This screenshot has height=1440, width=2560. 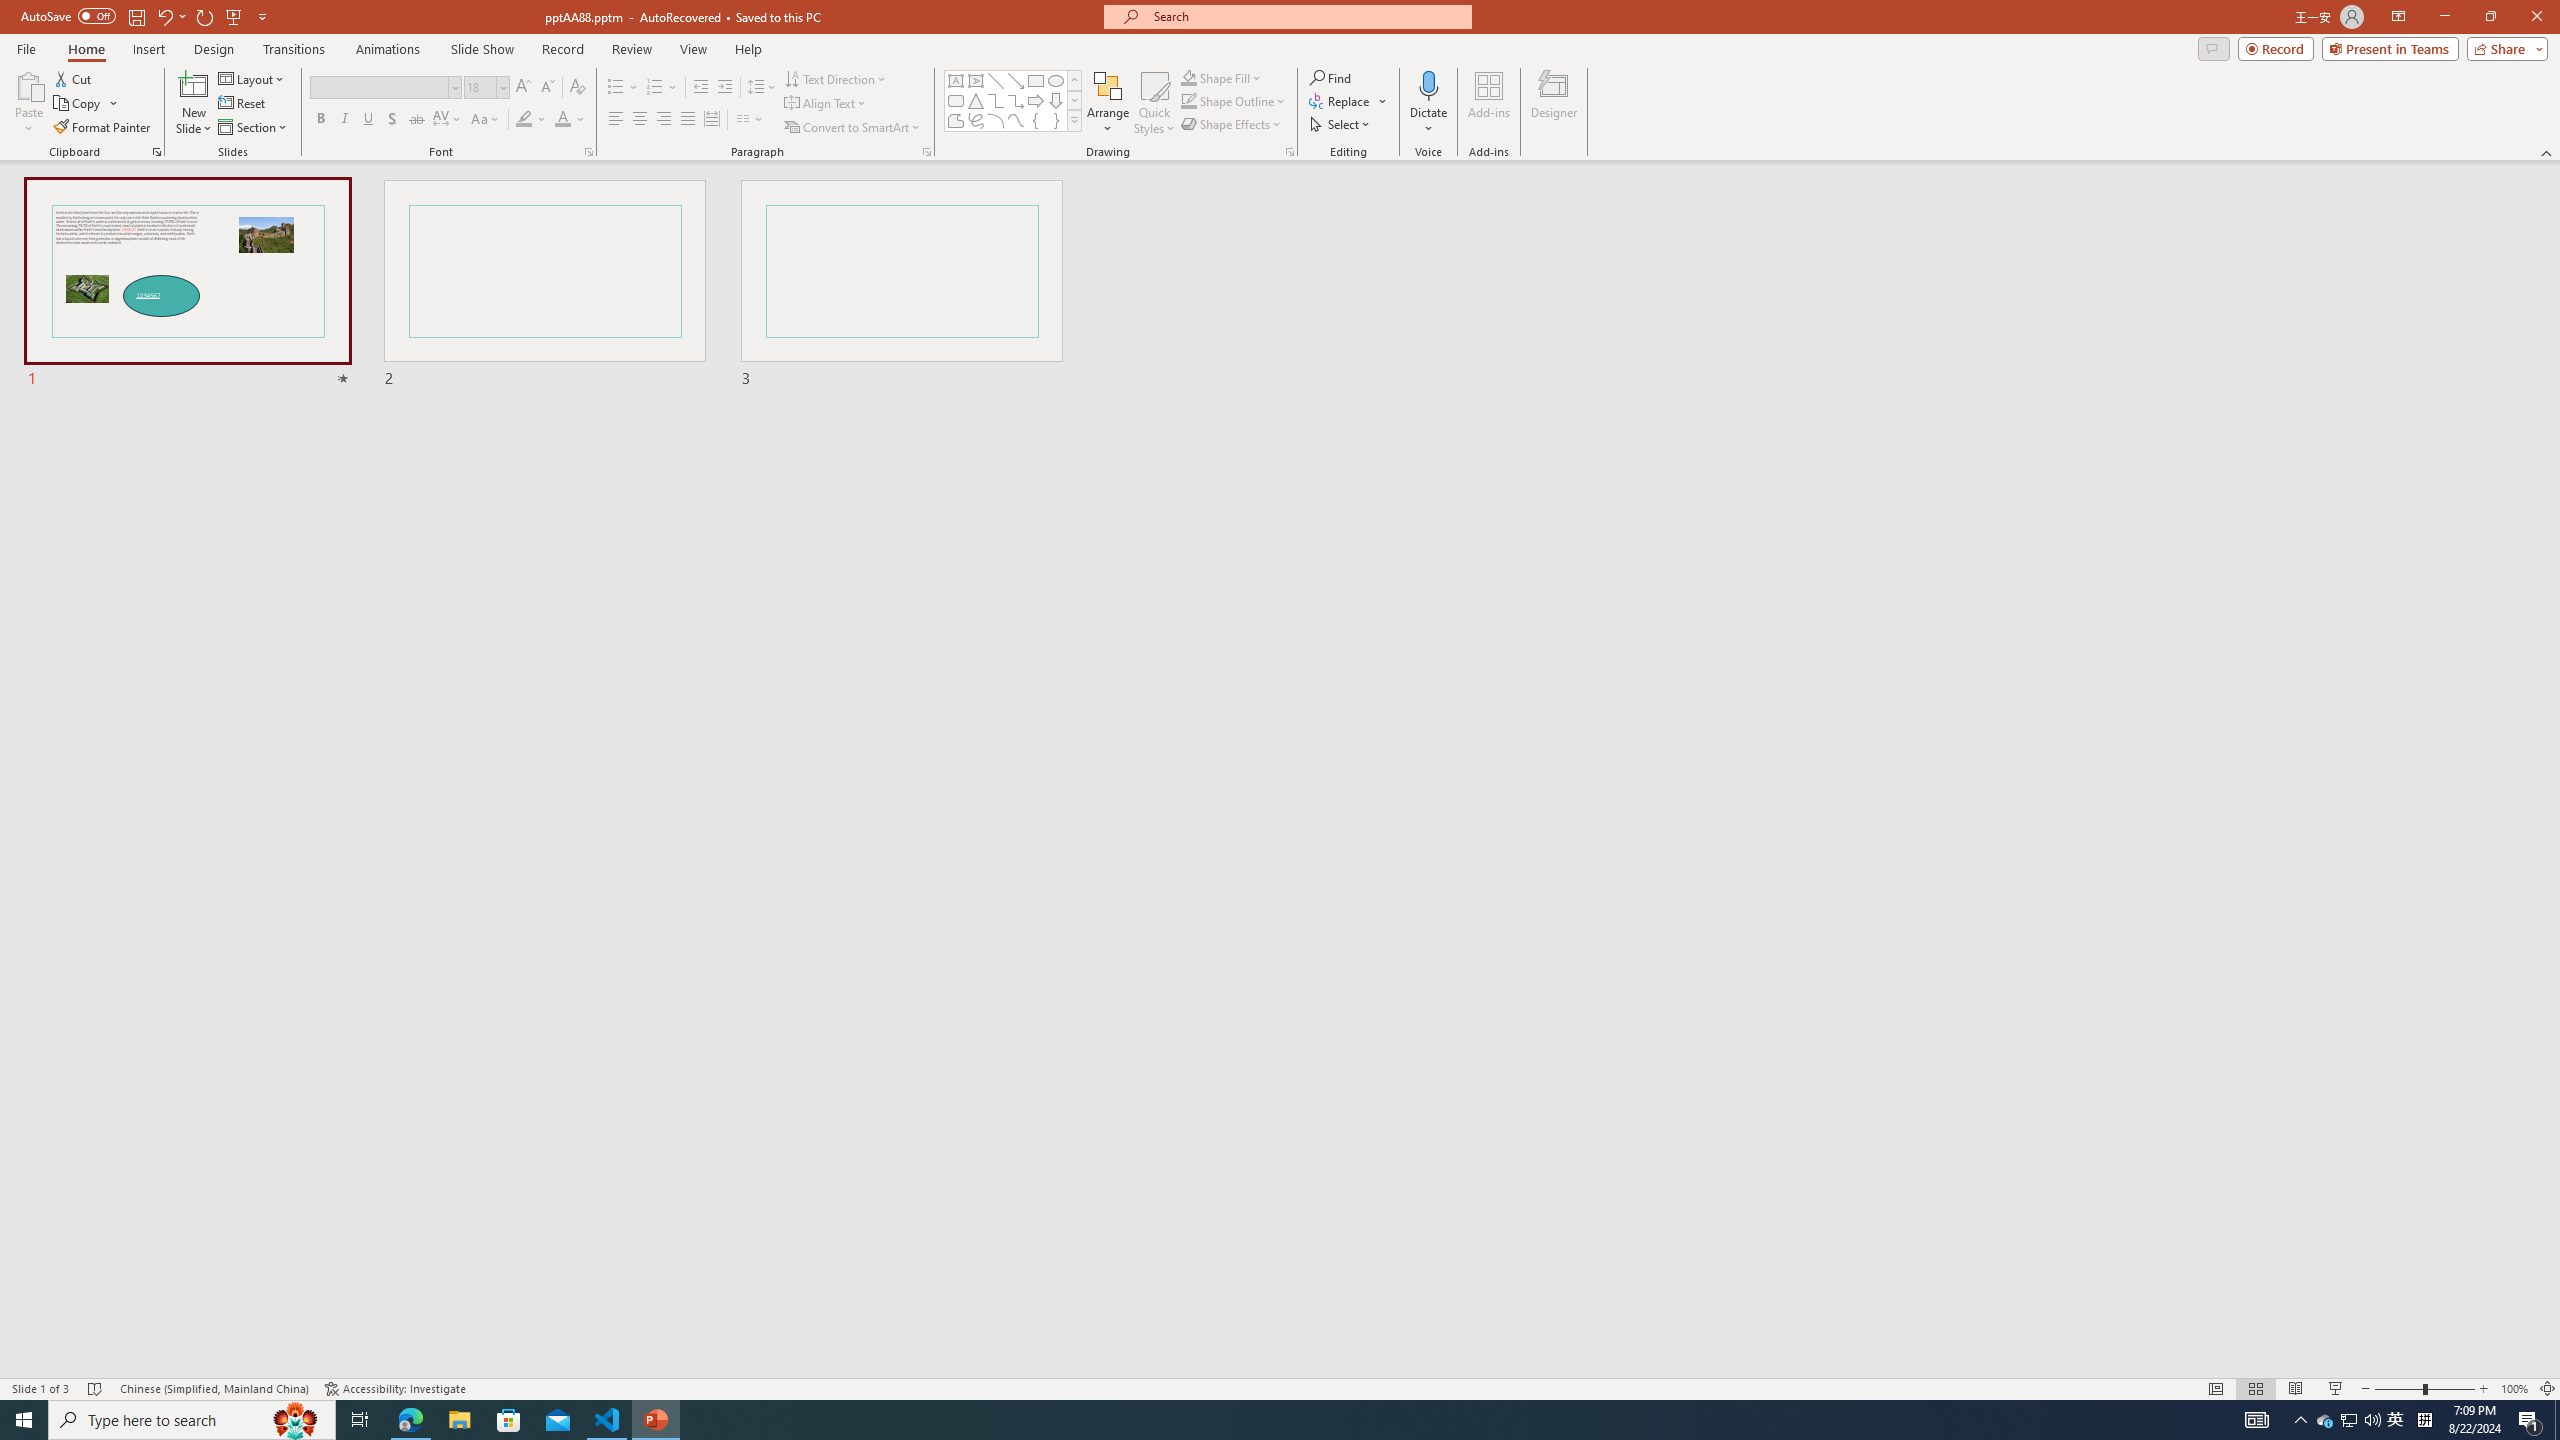 I want to click on 'Zoom to Fit ', so click(x=2547, y=1389).